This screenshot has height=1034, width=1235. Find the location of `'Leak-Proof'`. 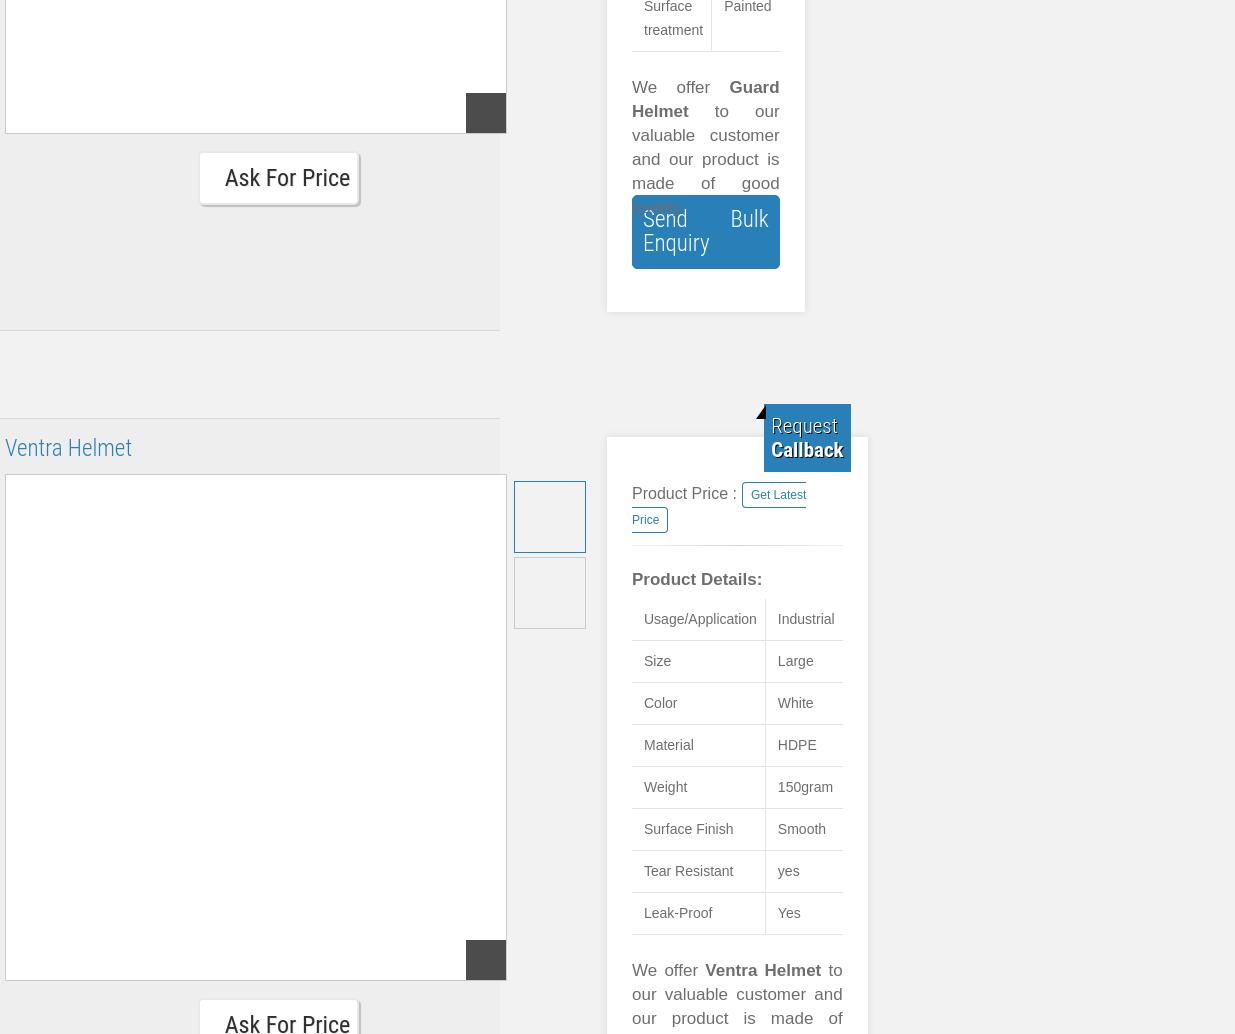

'Leak-Proof' is located at coordinates (678, 912).